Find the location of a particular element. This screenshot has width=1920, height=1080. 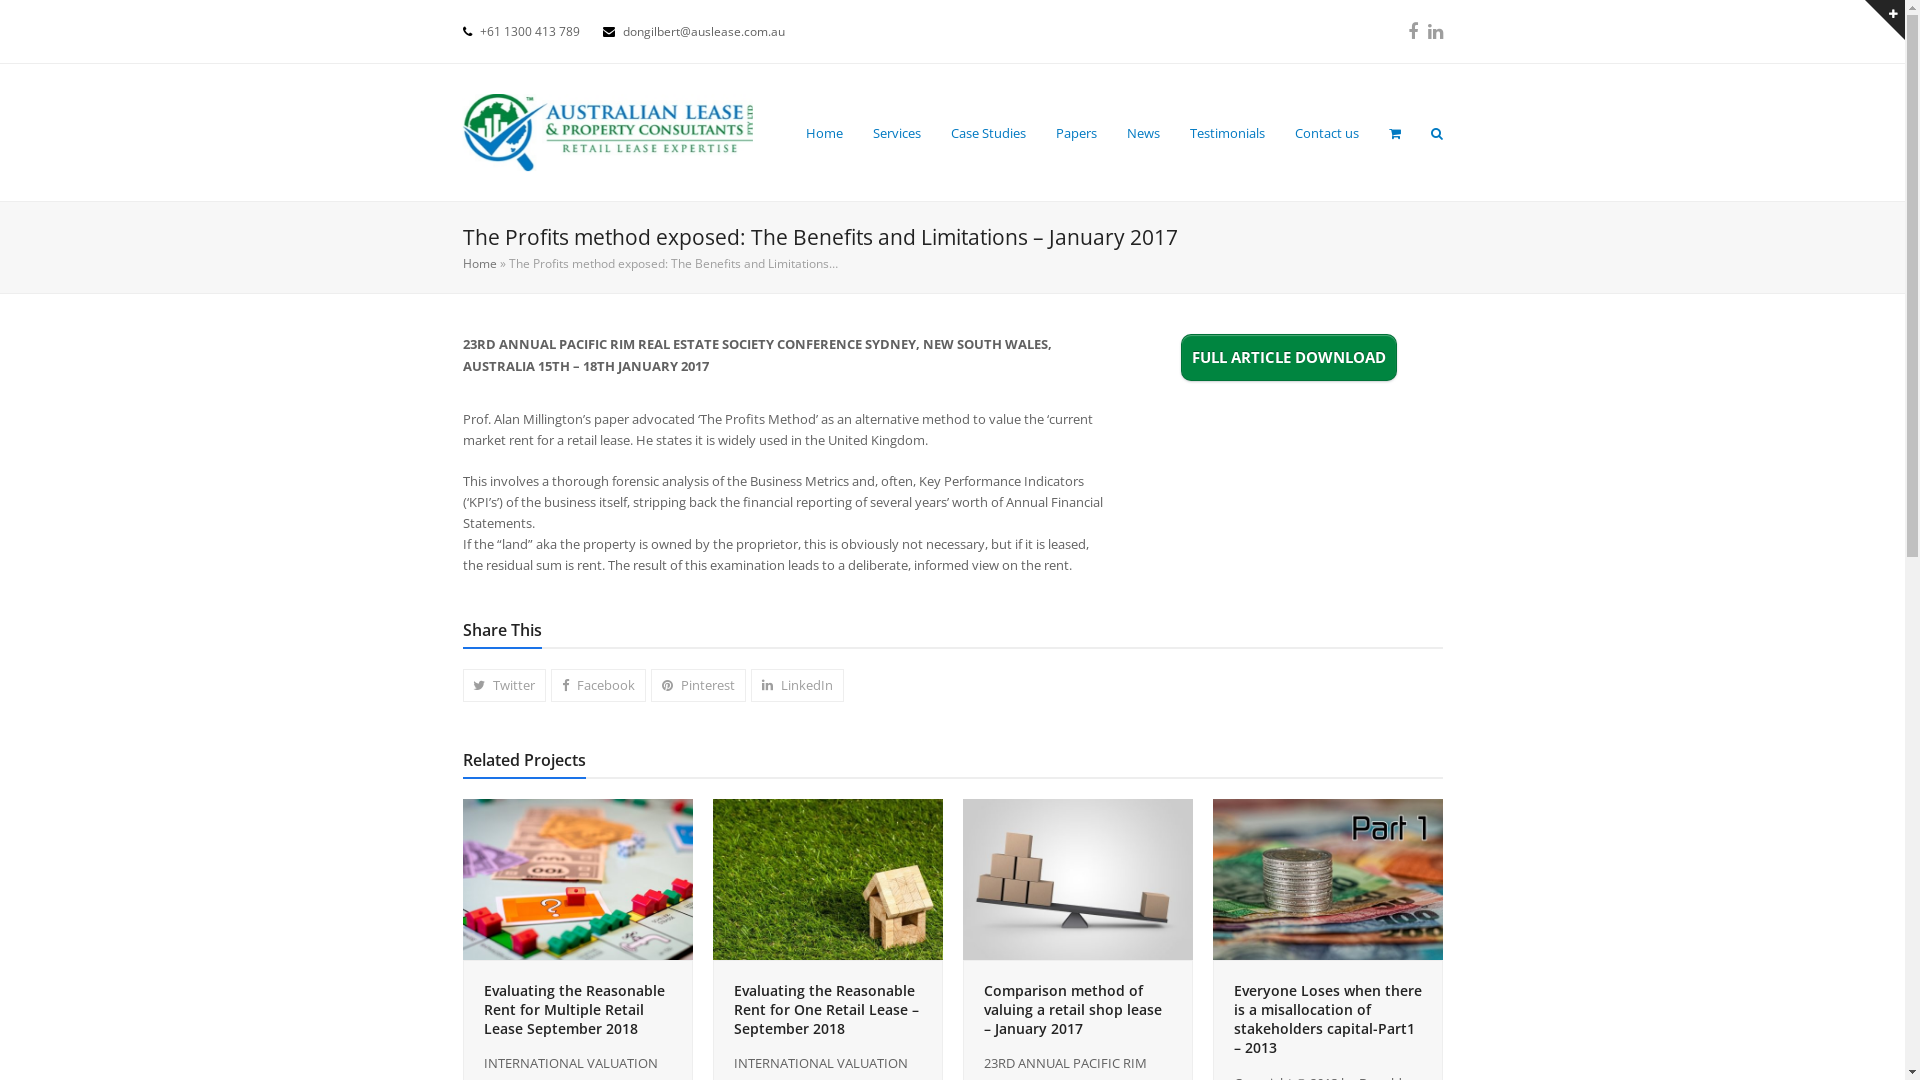

'Home' is located at coordinates (823, 132).